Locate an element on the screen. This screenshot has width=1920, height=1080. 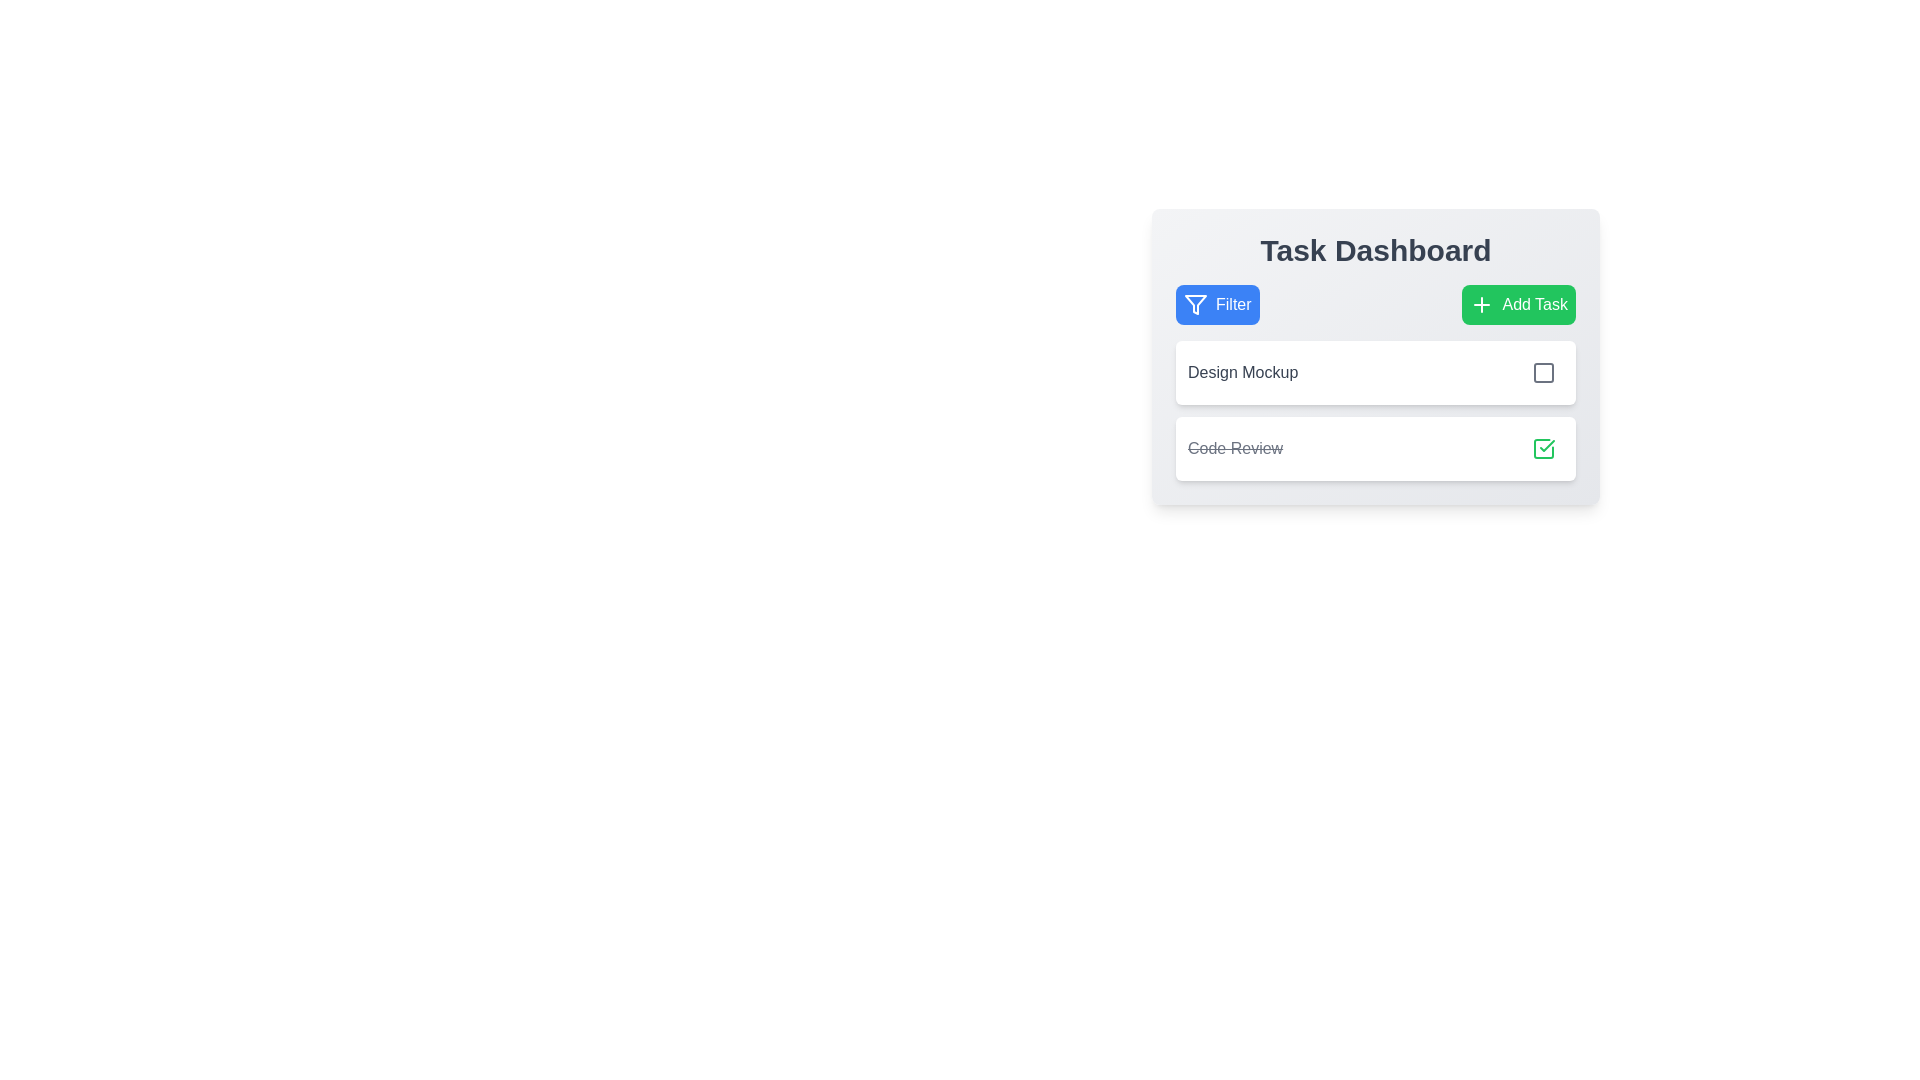
the square icon button with a gray outline located near the right edge of the 'Design Mockup' task row is located at coordinates (1543, 373).